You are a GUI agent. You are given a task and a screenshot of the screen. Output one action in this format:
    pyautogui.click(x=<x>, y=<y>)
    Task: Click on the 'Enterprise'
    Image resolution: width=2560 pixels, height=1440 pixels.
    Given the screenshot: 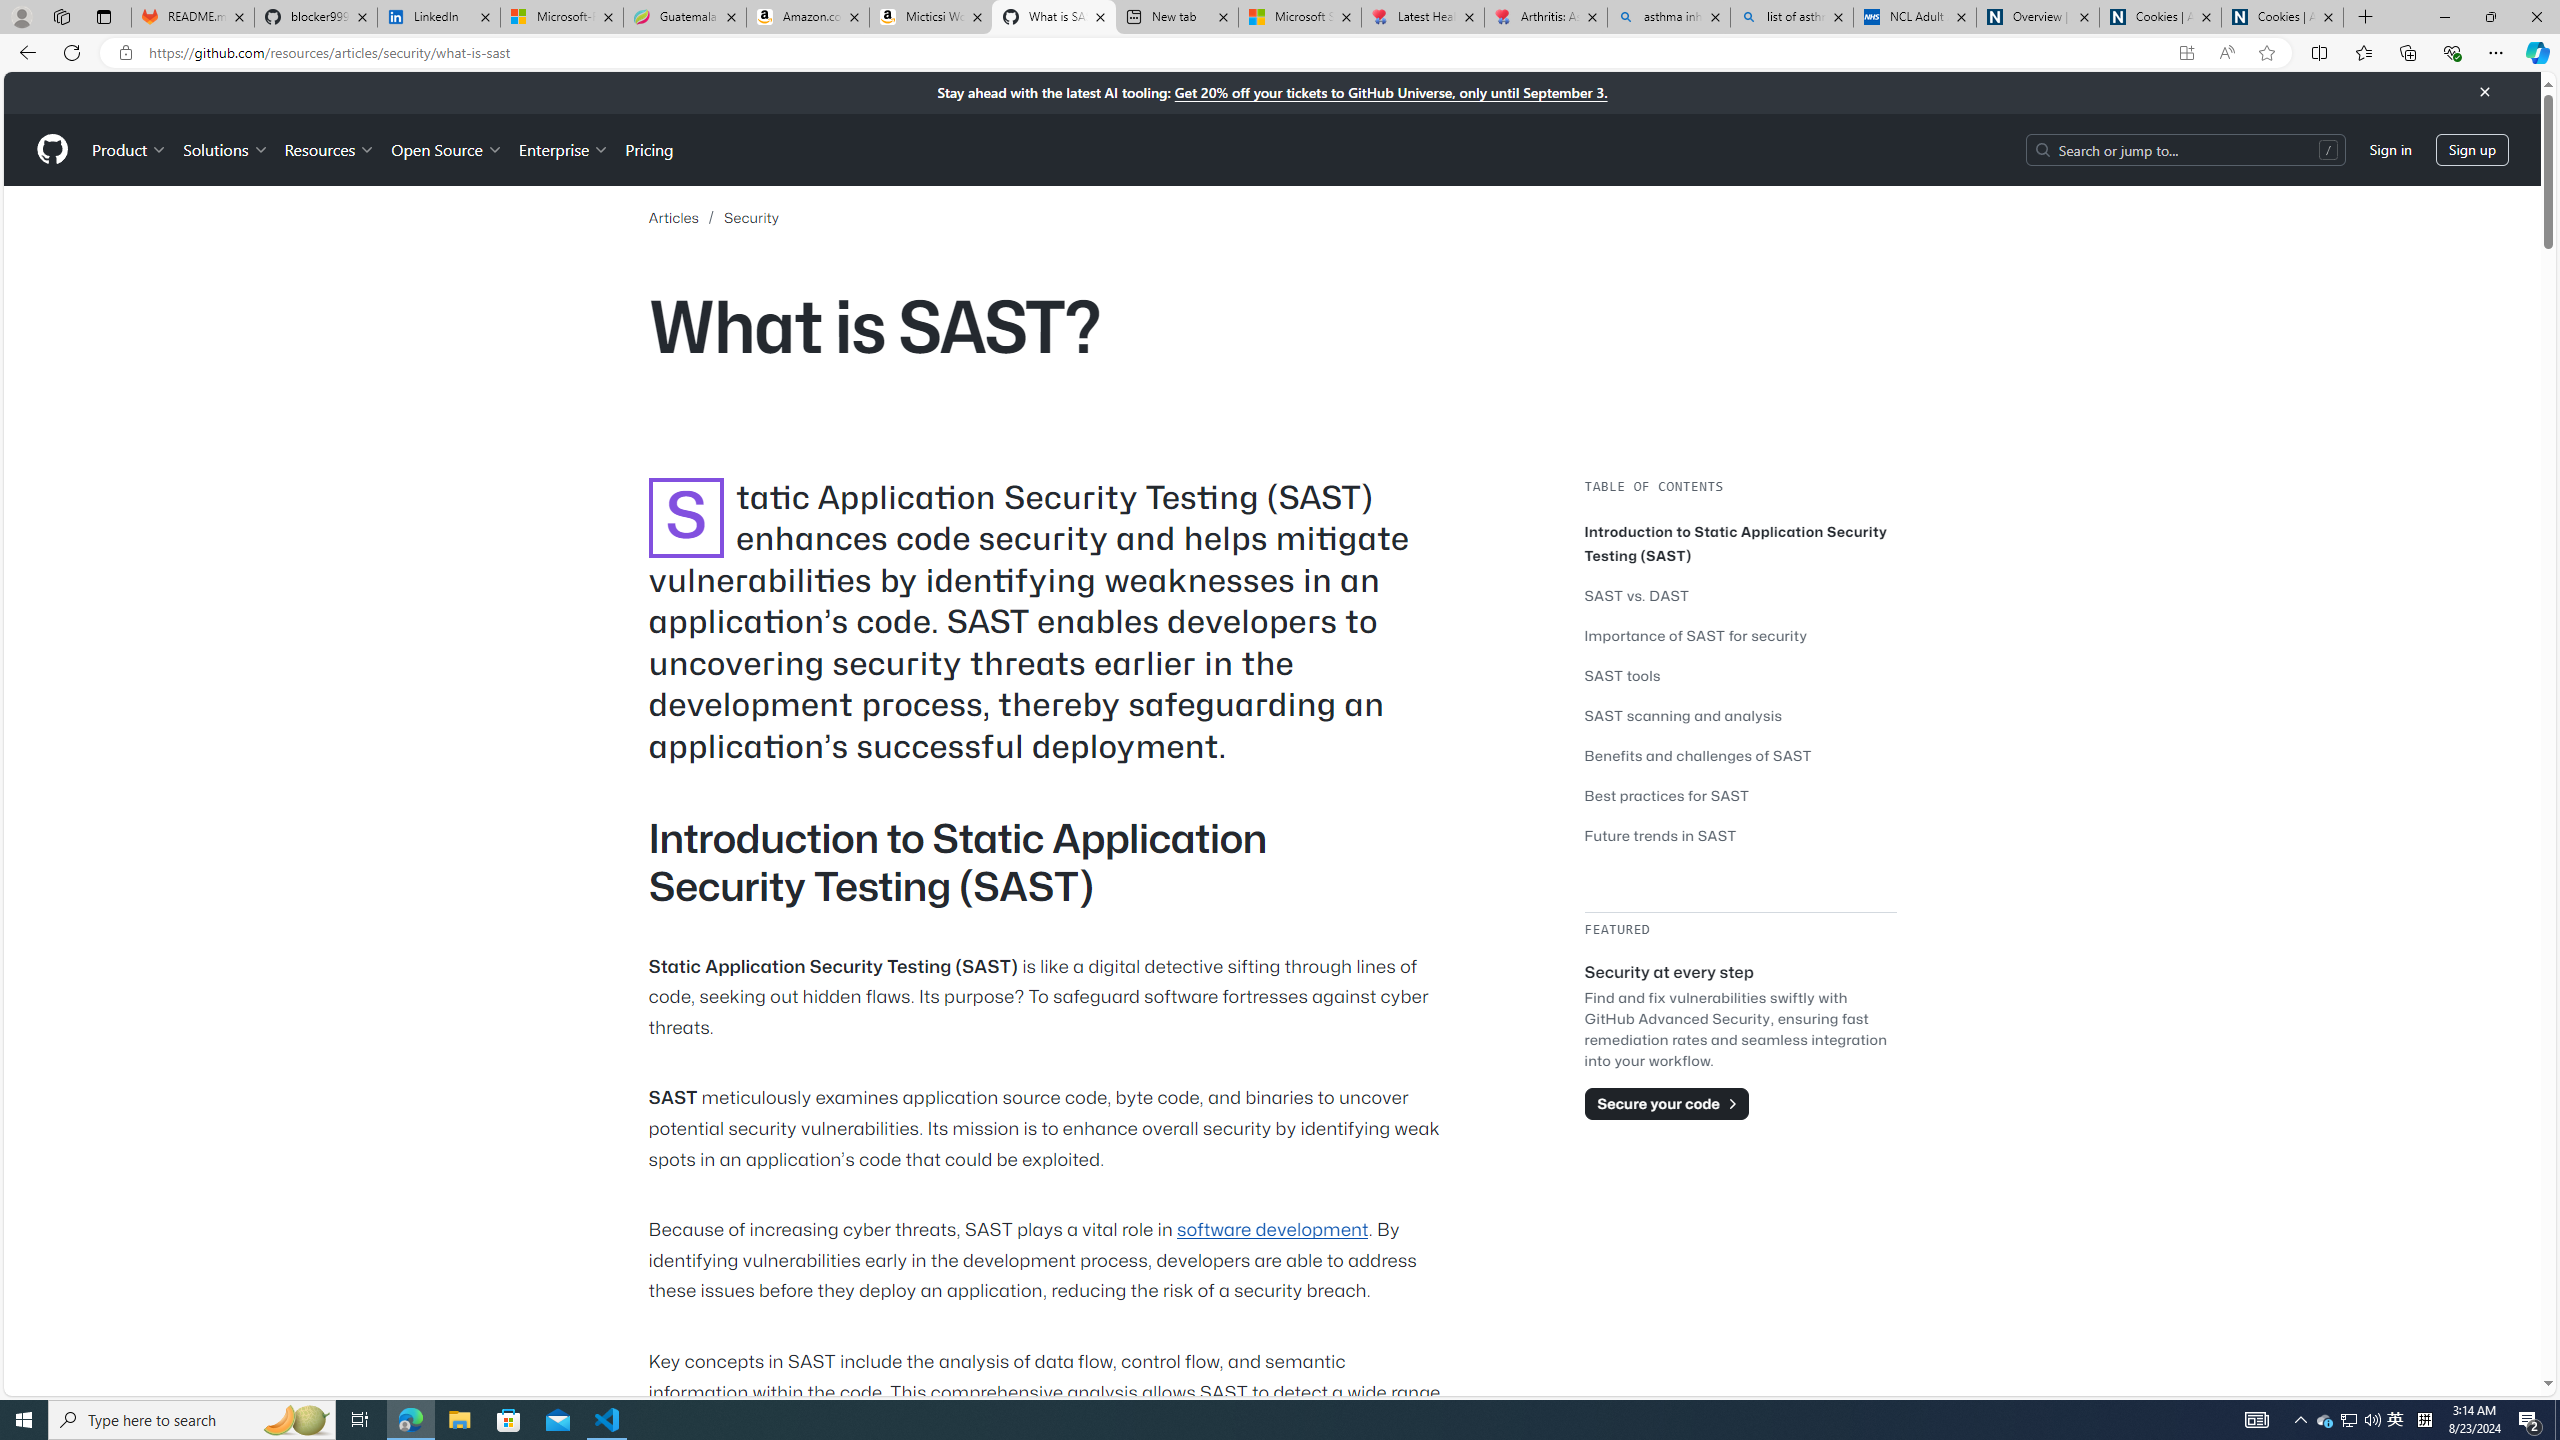 What is the action you would take?
    pyautogui.click(x=562, y=149)
    